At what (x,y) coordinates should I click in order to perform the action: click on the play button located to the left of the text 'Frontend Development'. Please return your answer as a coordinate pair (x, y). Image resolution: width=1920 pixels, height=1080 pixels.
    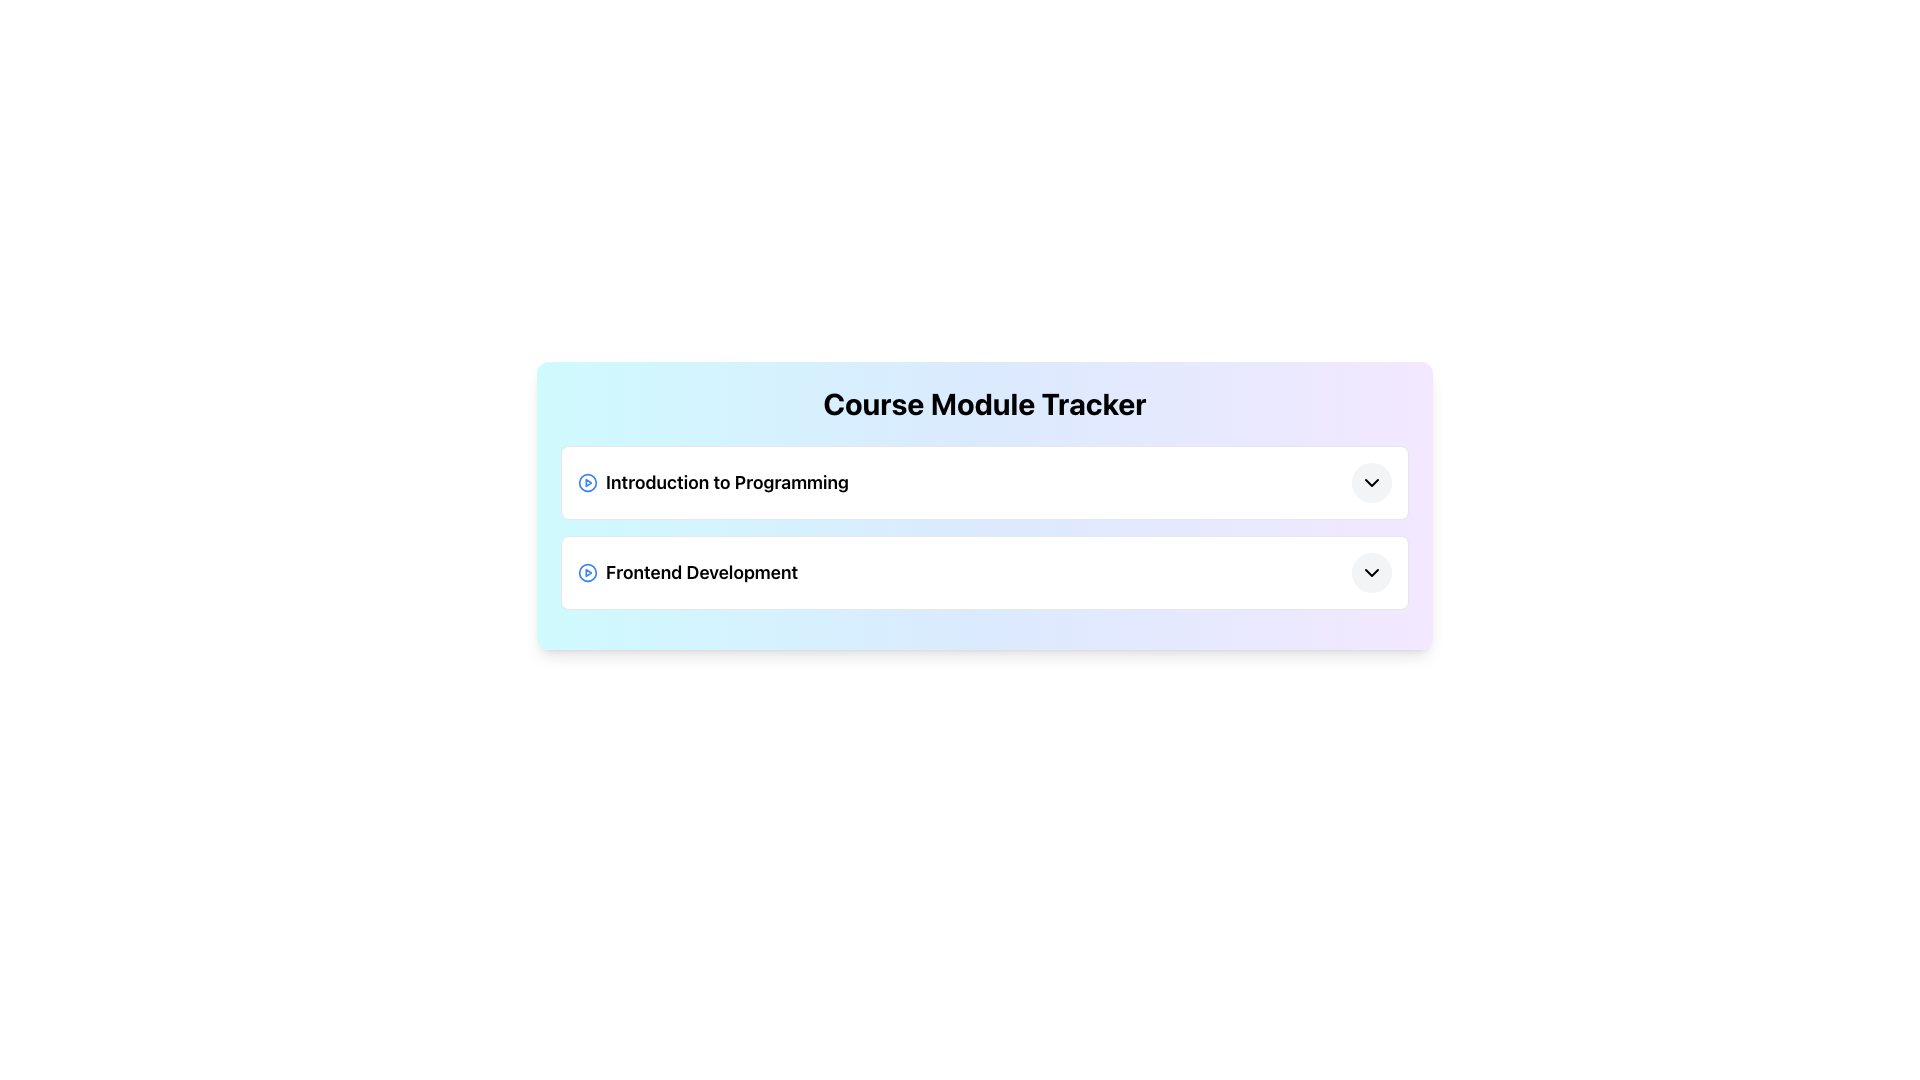
    Looking at the image, I should click on (587, 573).